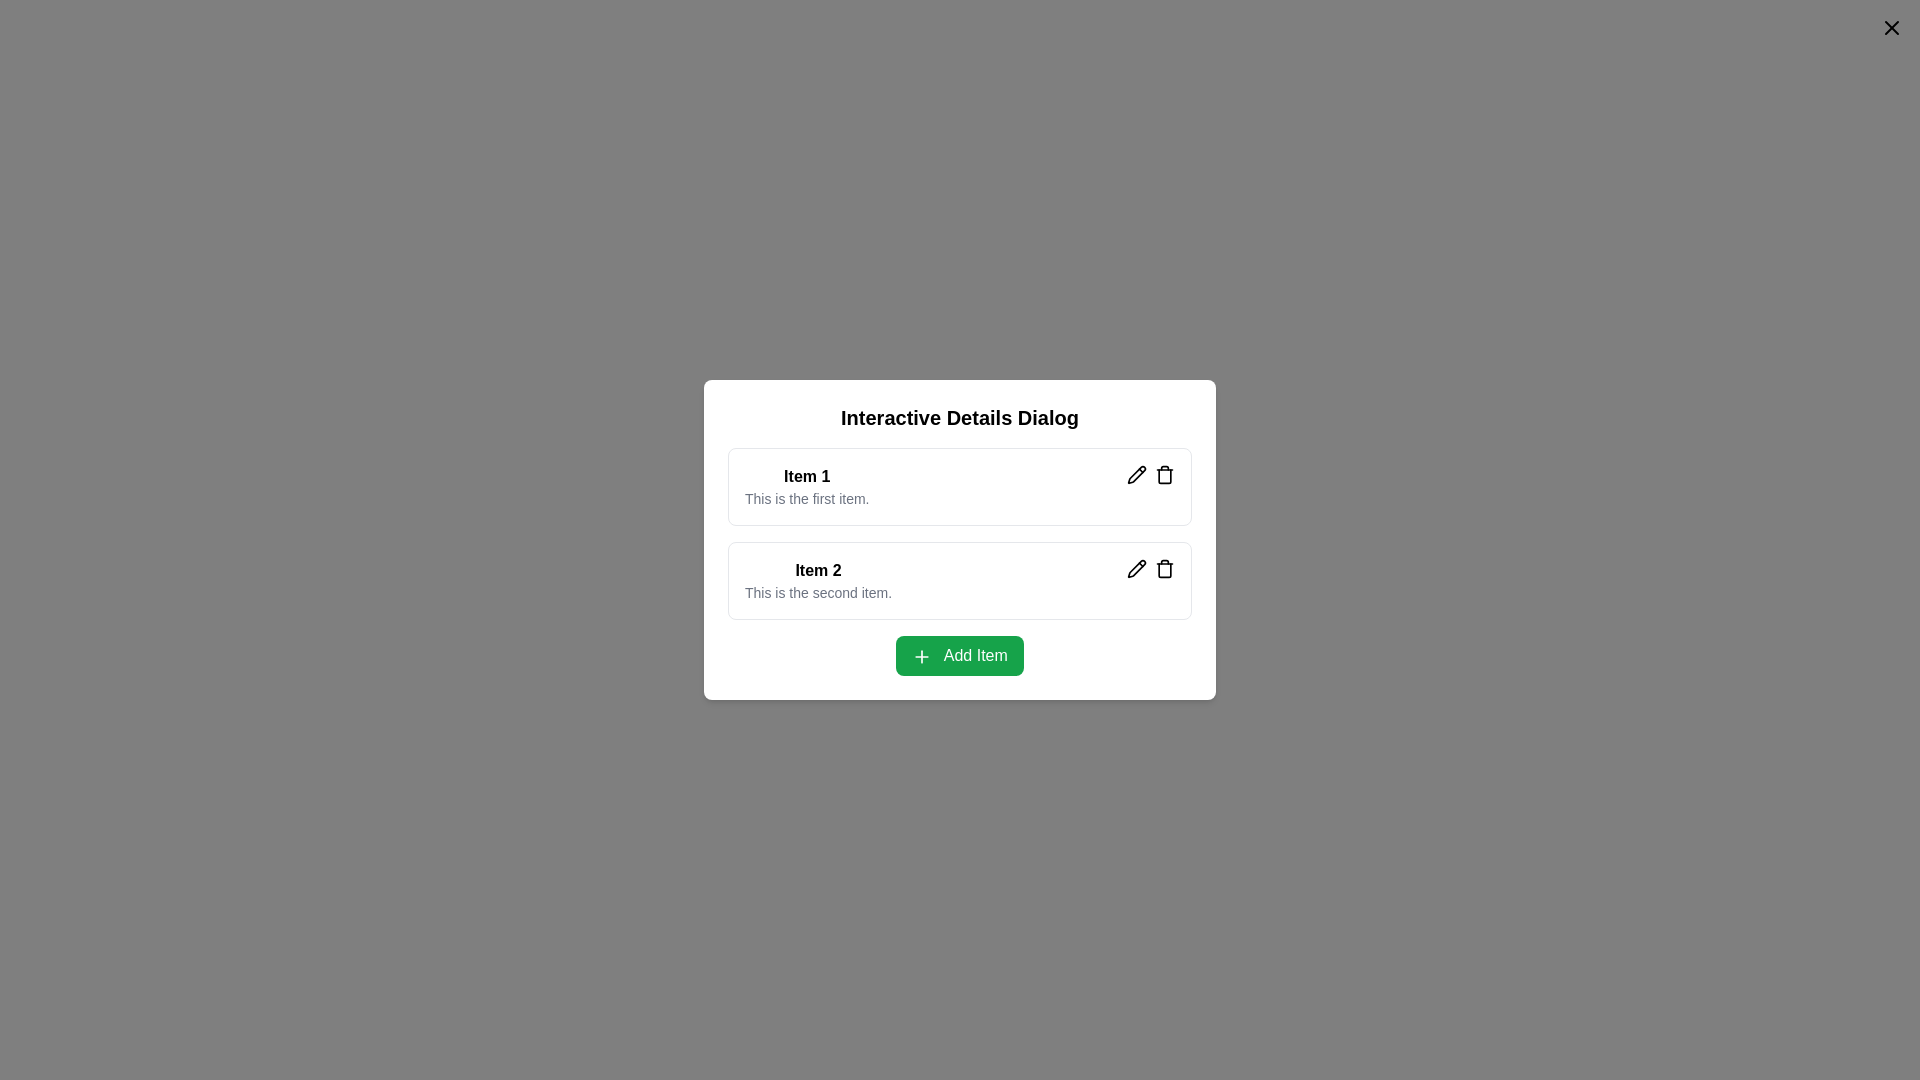 The width and height of the screenshot is (1920, 1080). What do you see at coordinates (807, 486) in the screenshot?
I see `the text block displaying the heading 'Item 1' and subtext 'This is the first item.'` at bounding box center [807, 486].